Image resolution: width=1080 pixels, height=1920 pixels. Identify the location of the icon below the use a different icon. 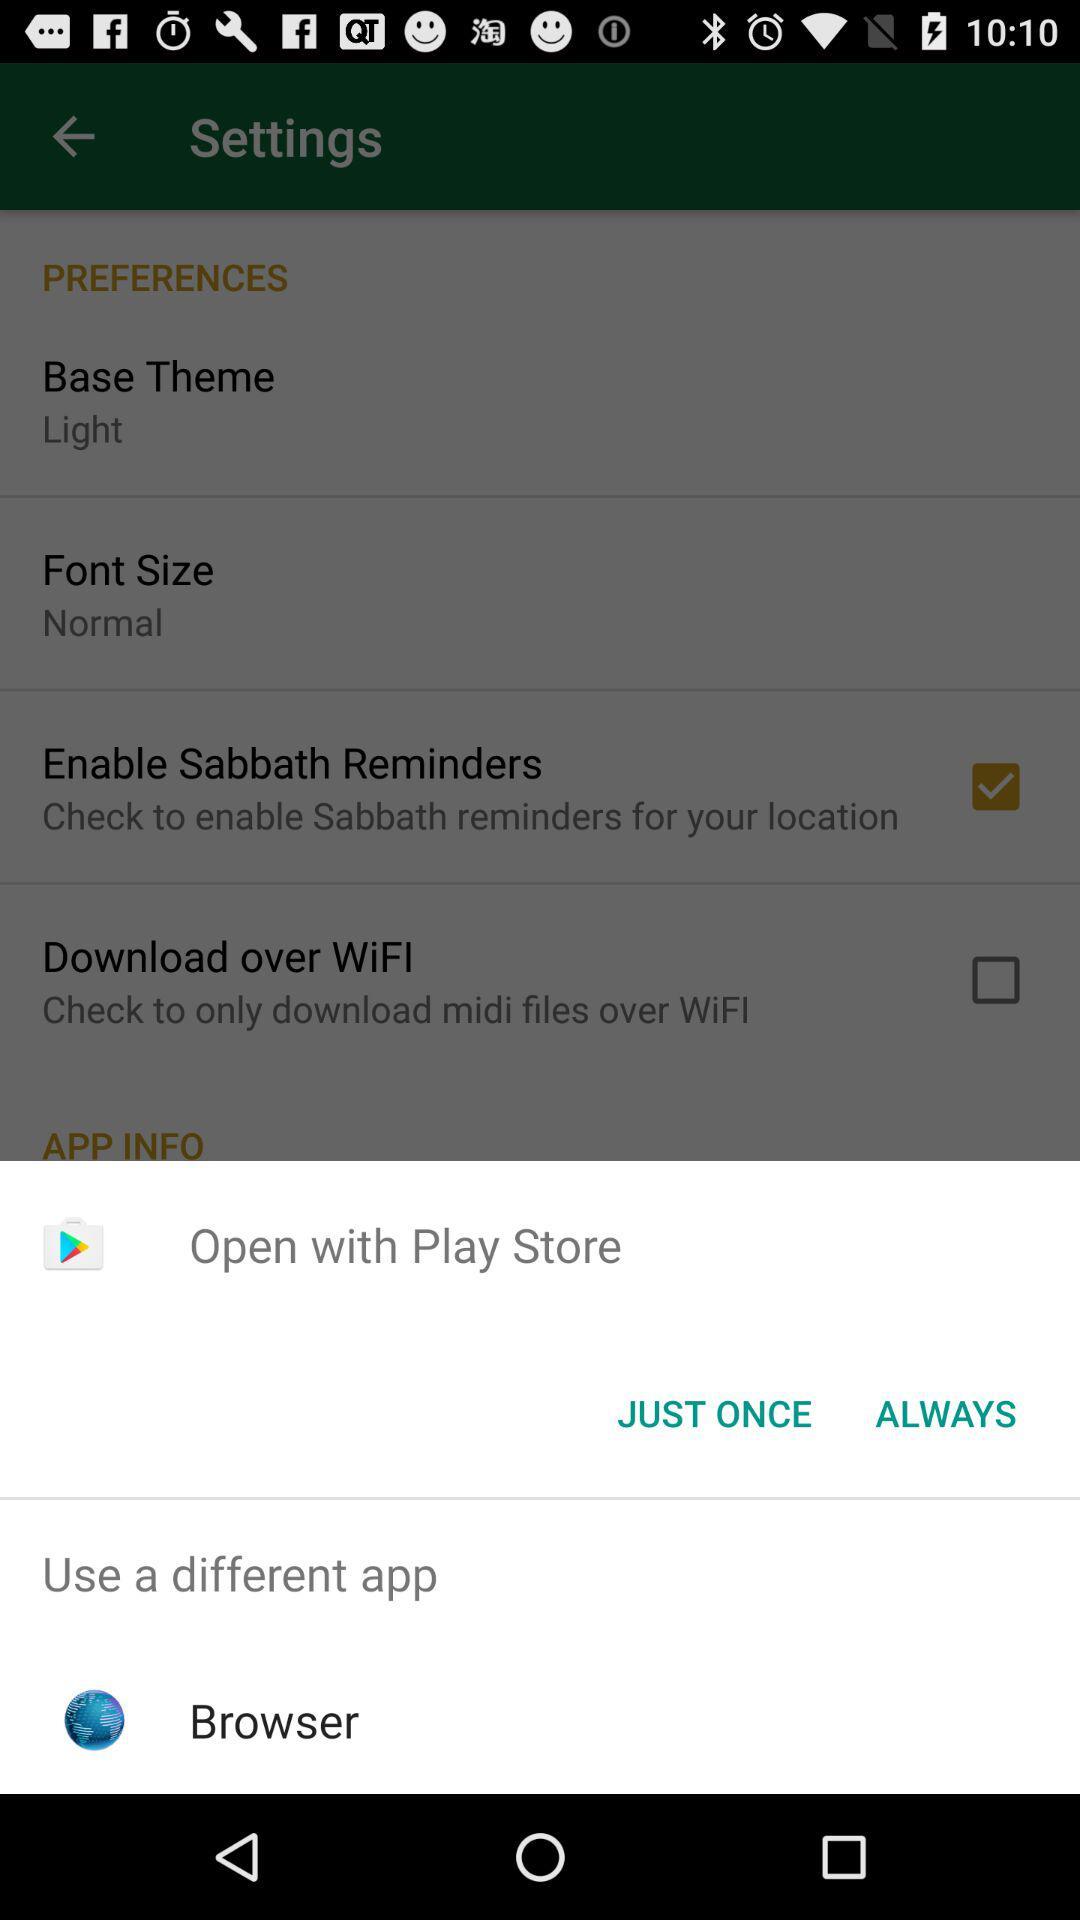
(274, 1719).